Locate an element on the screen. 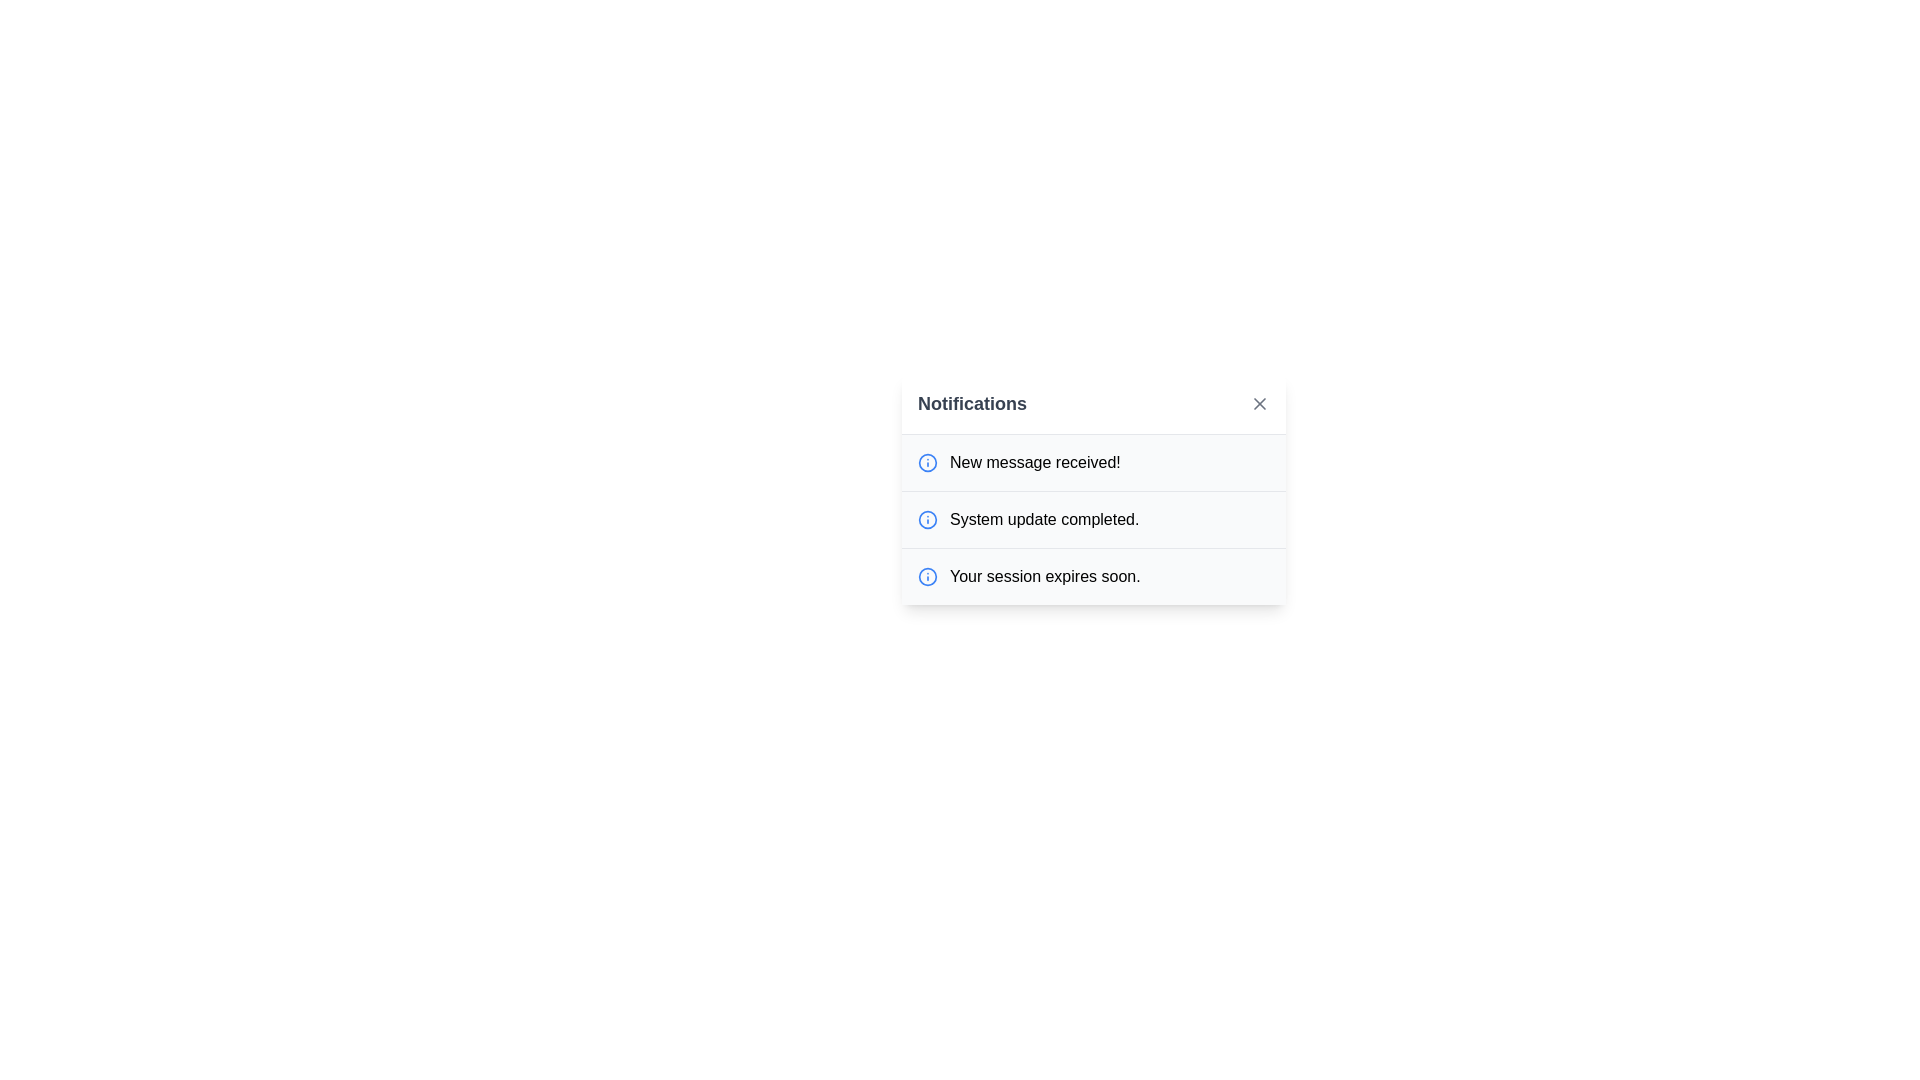 The image size is (1920, 1080). the notification message that says 'Your session expires soon.' which is styled as a list item with a light gray background and a blue informational icon, located as the third item in the notification list is located at coordinates (1093, 575).